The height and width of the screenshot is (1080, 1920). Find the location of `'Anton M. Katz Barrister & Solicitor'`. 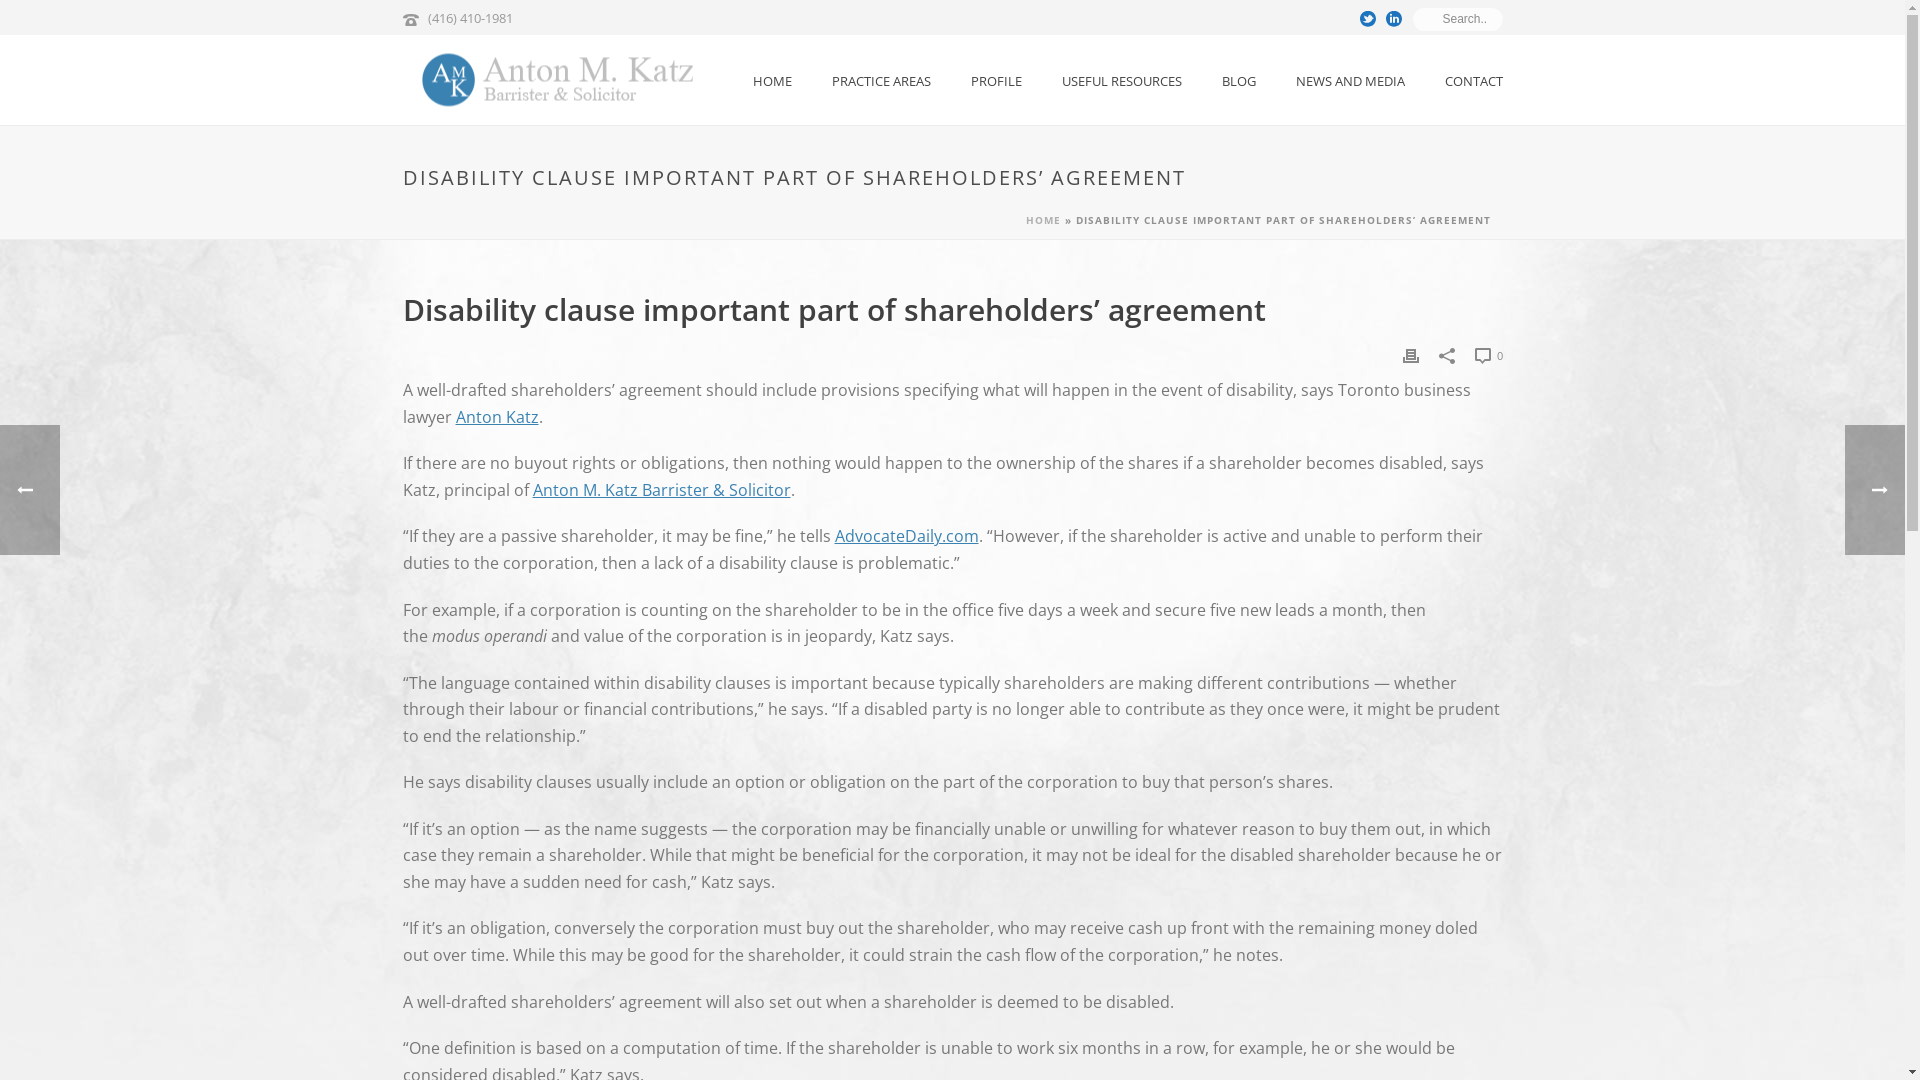

'Anton M. Katz Barrister & Solicitor' is located at coordinates (661, 489).